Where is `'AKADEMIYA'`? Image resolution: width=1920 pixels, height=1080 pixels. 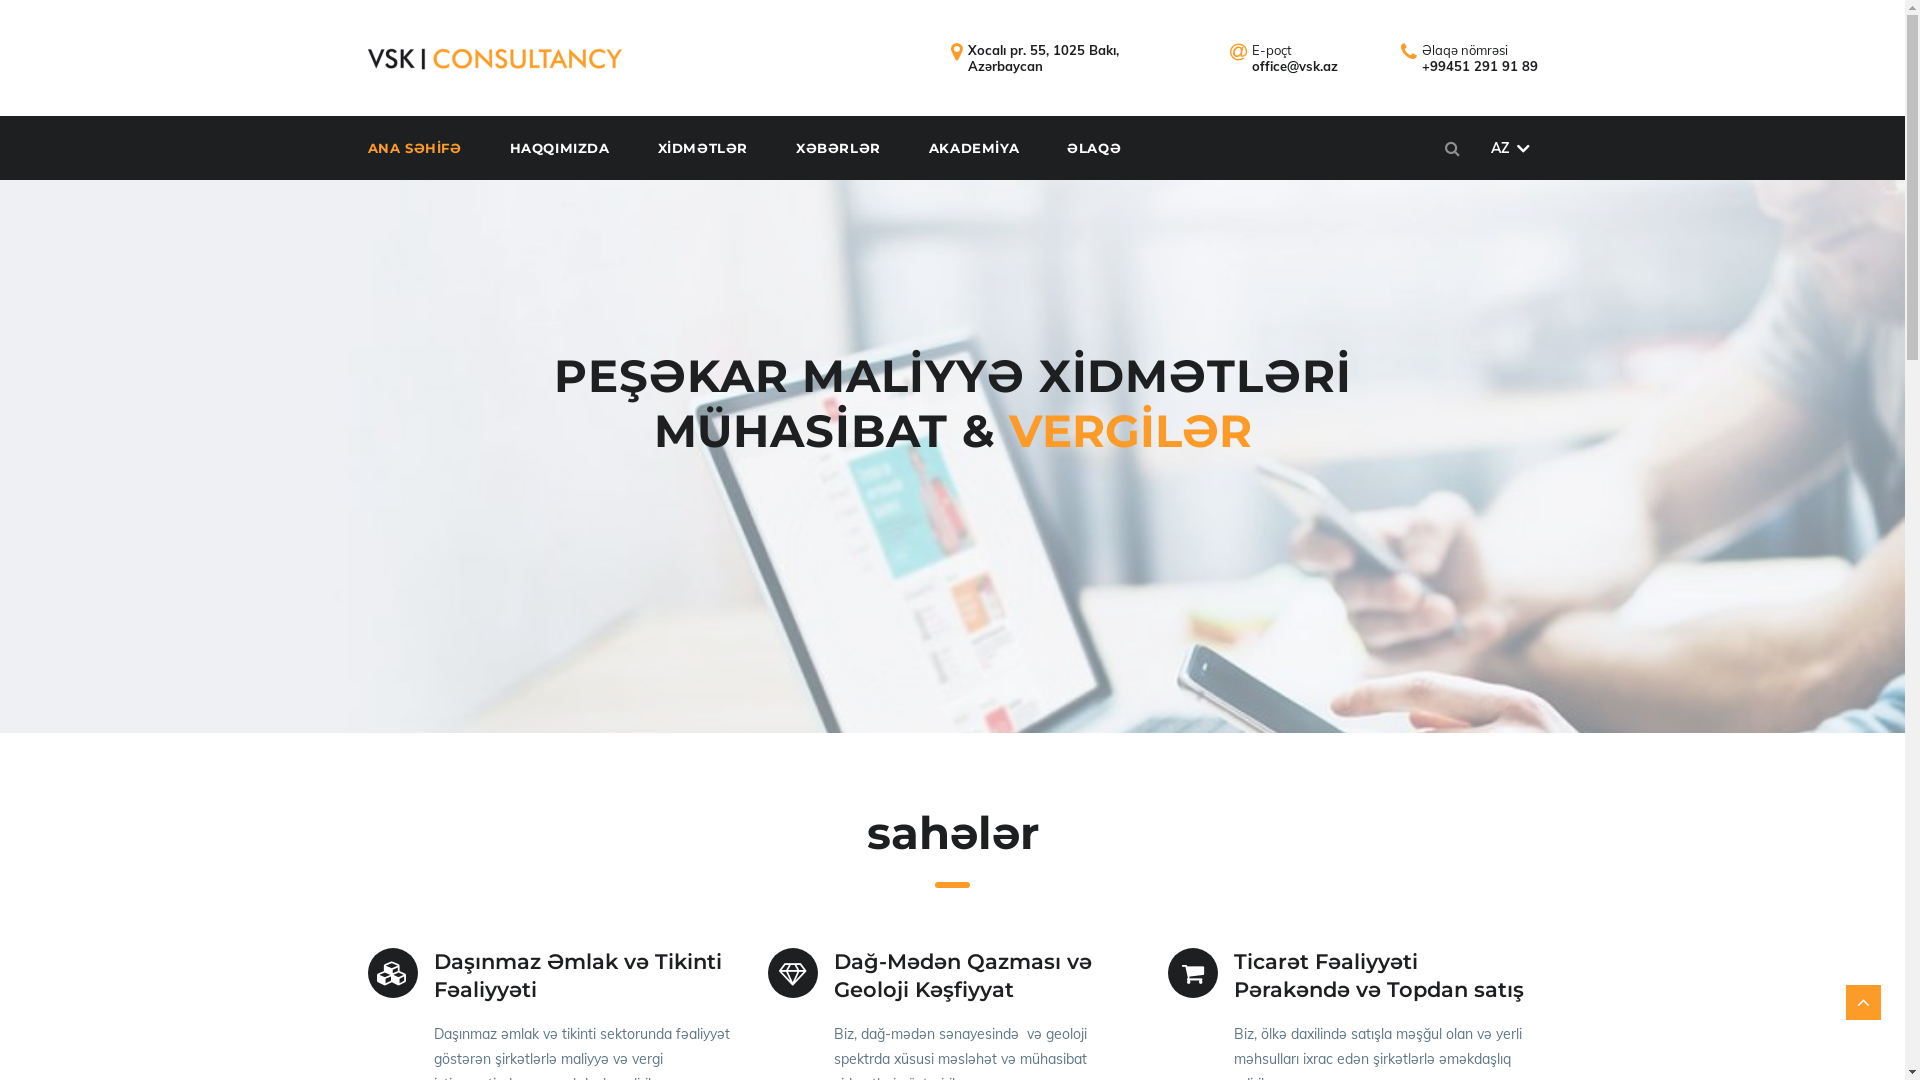 'AKADEMIYA' is located at coordinates (995, 146).